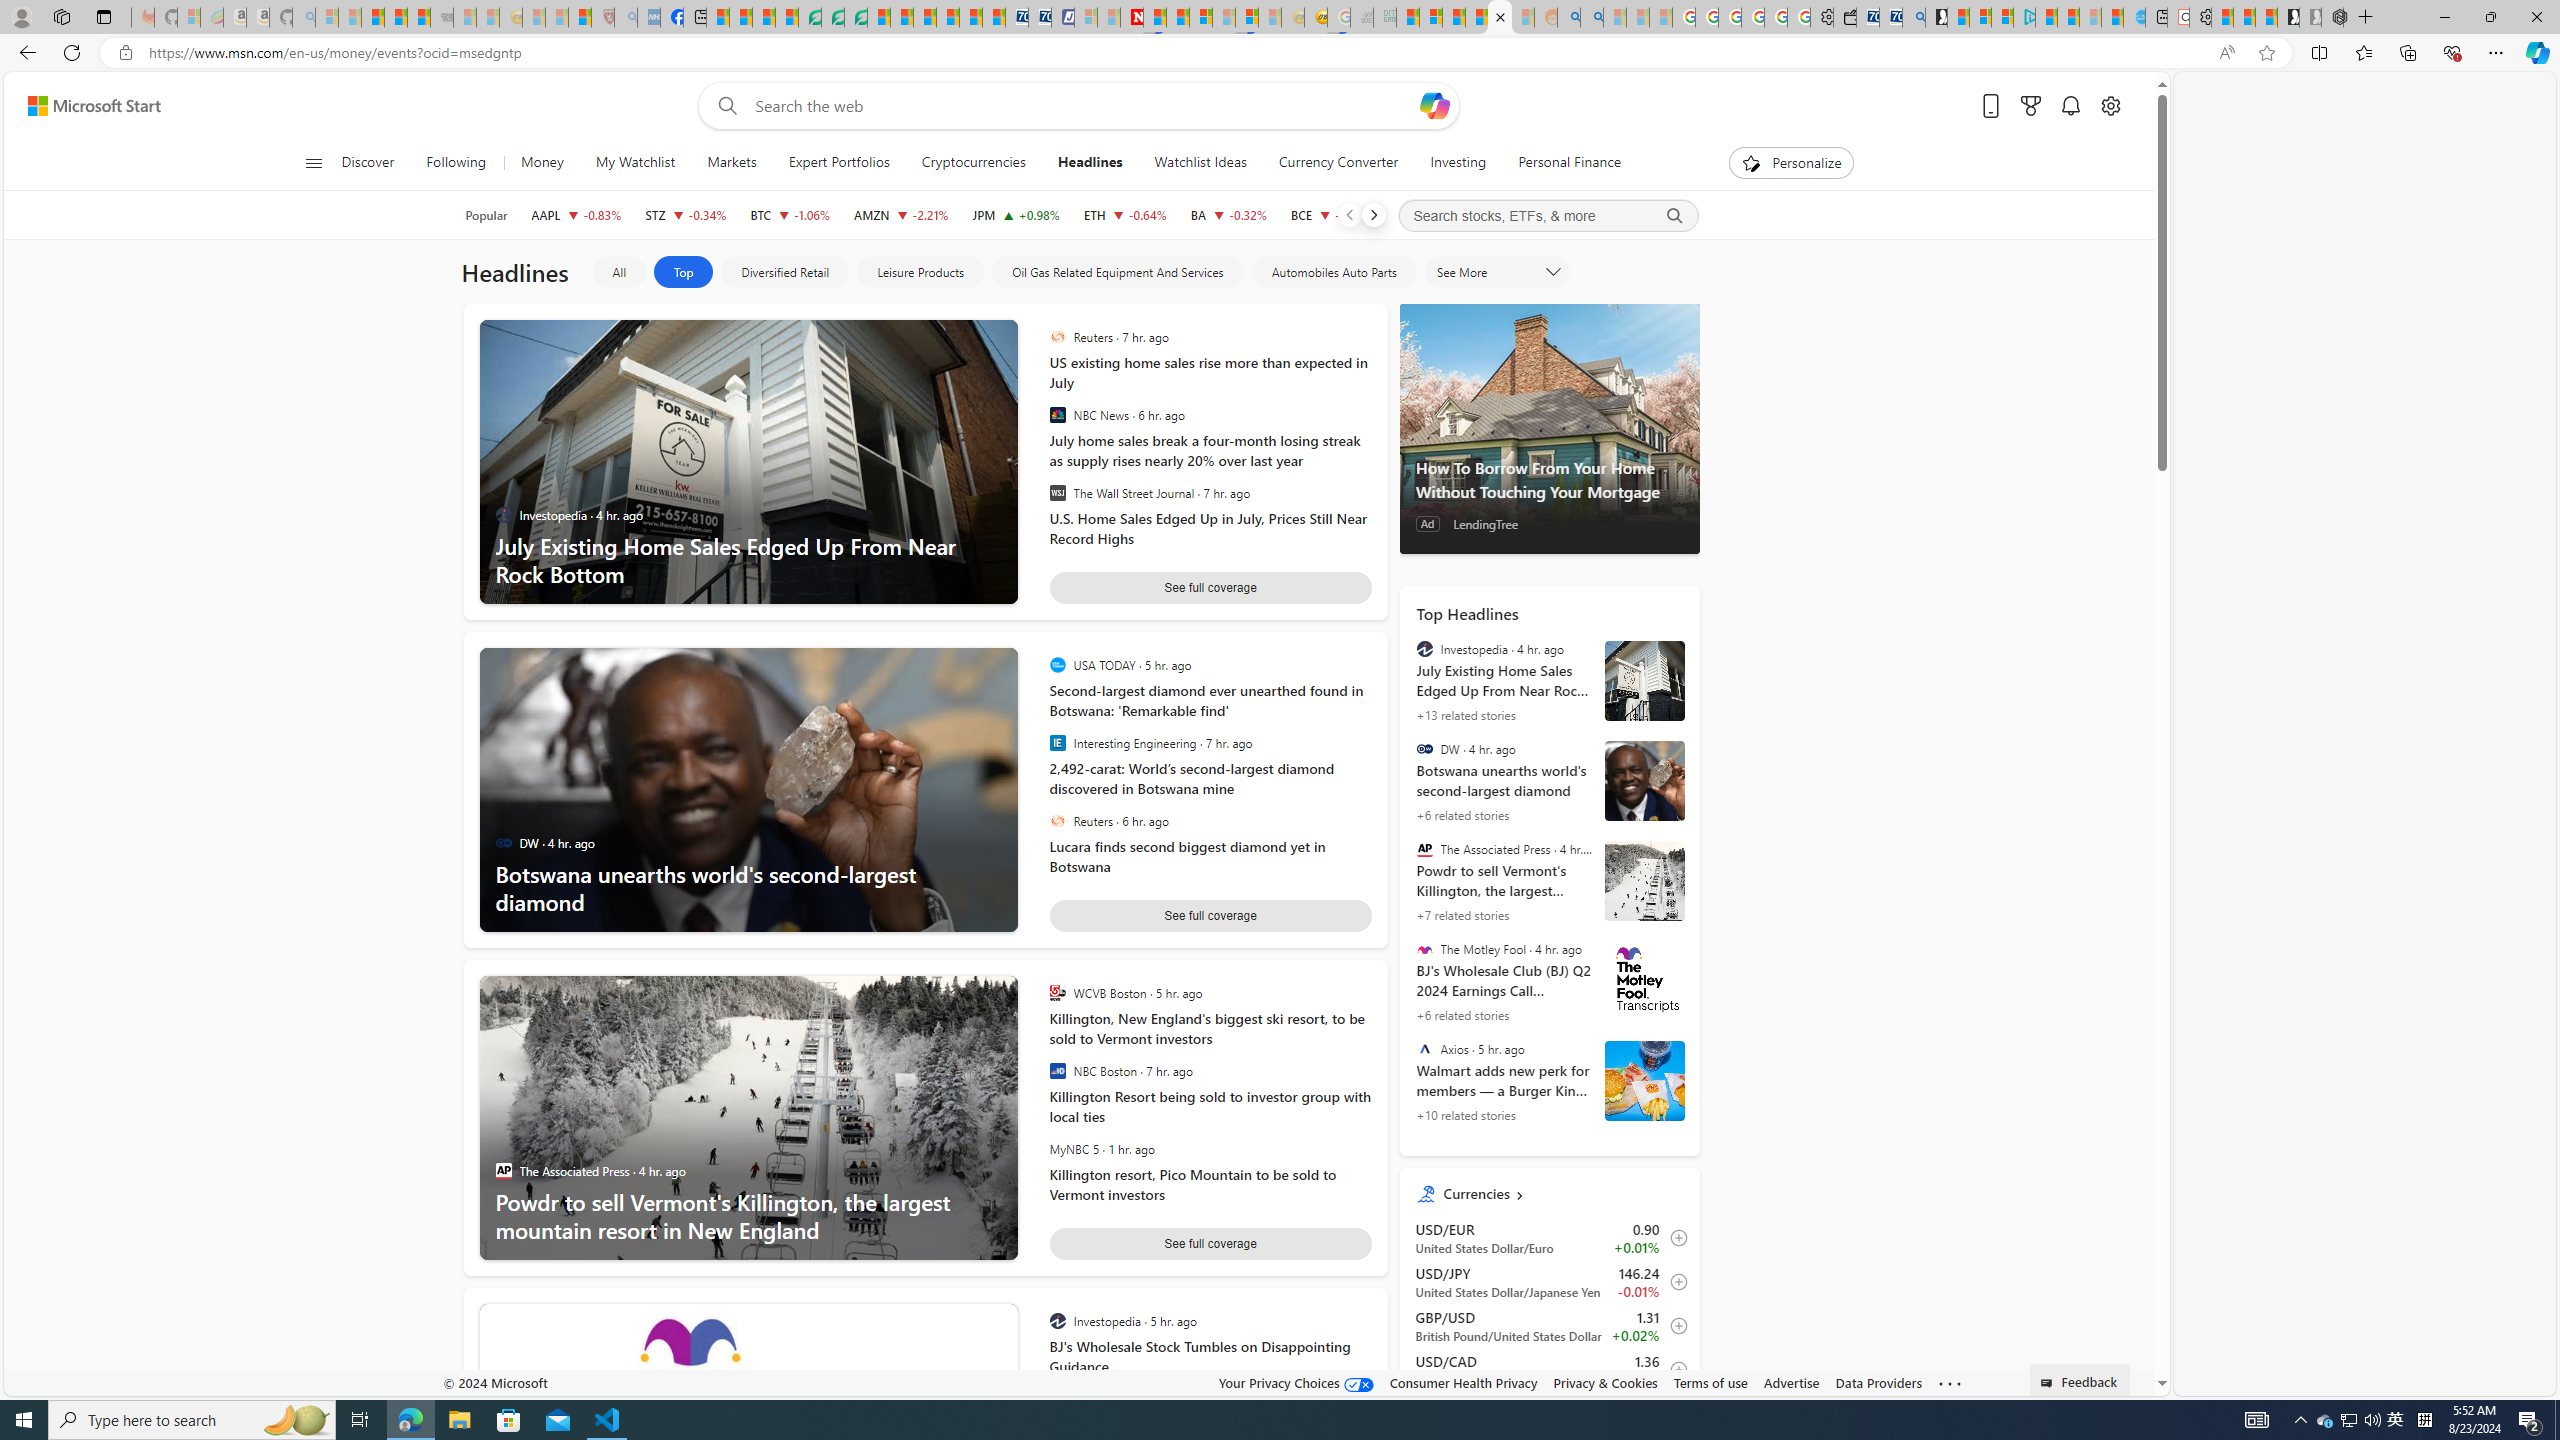 The image size is (2560, 1440). What do you see at coordinates (542, 162) in the screenshot?
I see `'Money'` at bounding box center [542, 162].